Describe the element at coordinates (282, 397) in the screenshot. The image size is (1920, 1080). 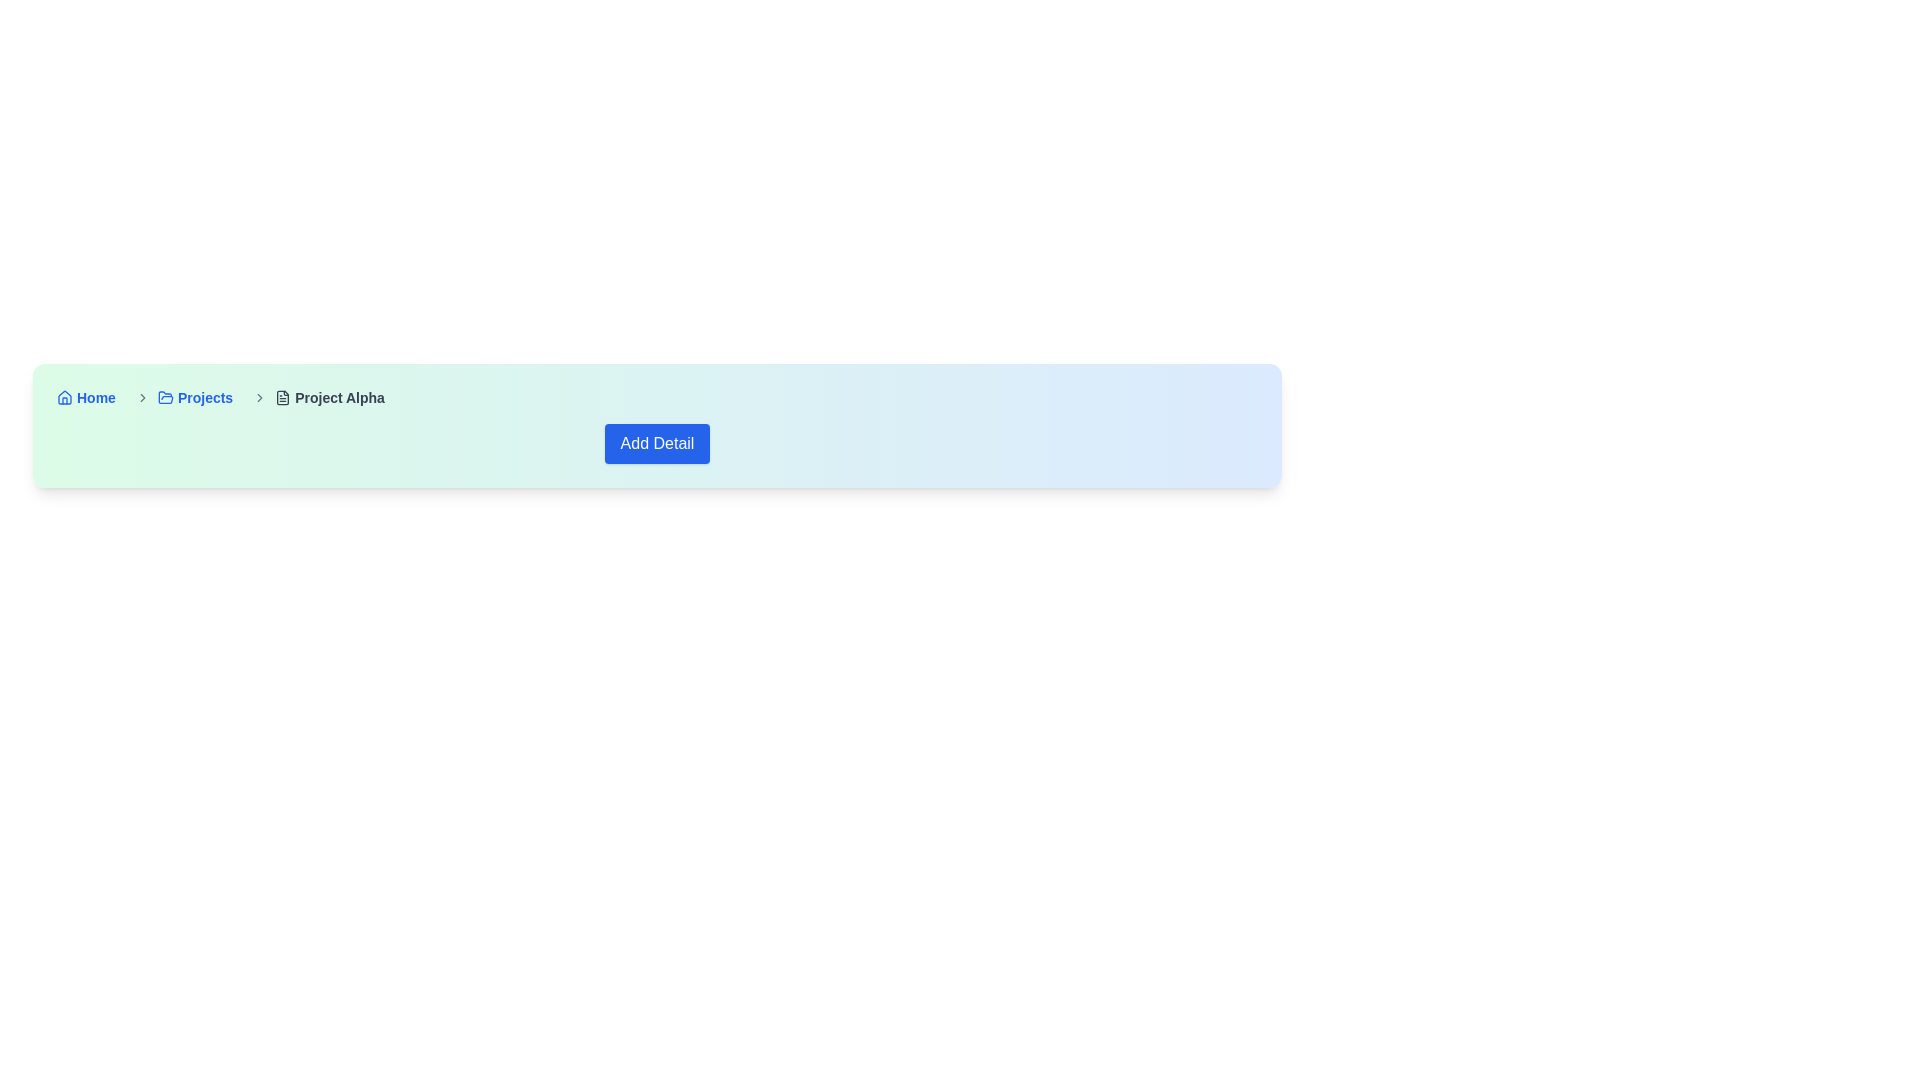
I see `the document-shaped icon with a folded corner, located in the breadcrumb section before the text 'Project Alpha'` at that location.